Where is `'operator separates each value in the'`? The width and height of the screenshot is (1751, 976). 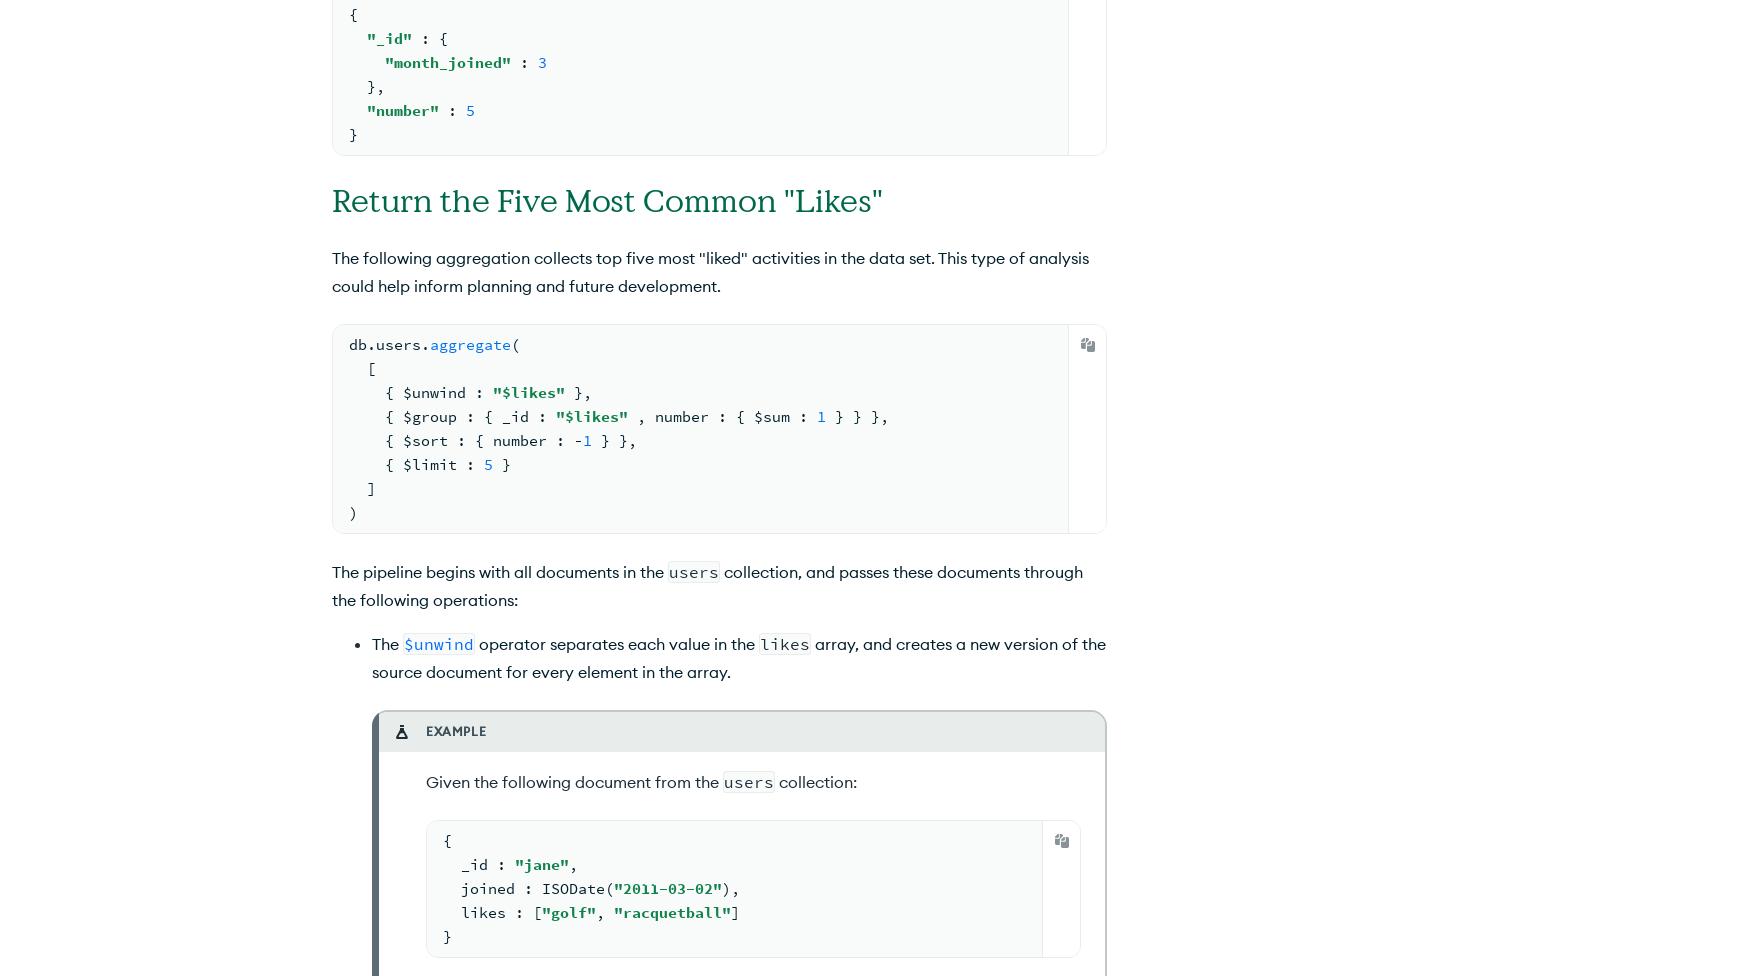
'operator separates each value in the' is located at coordinates (616, 642).